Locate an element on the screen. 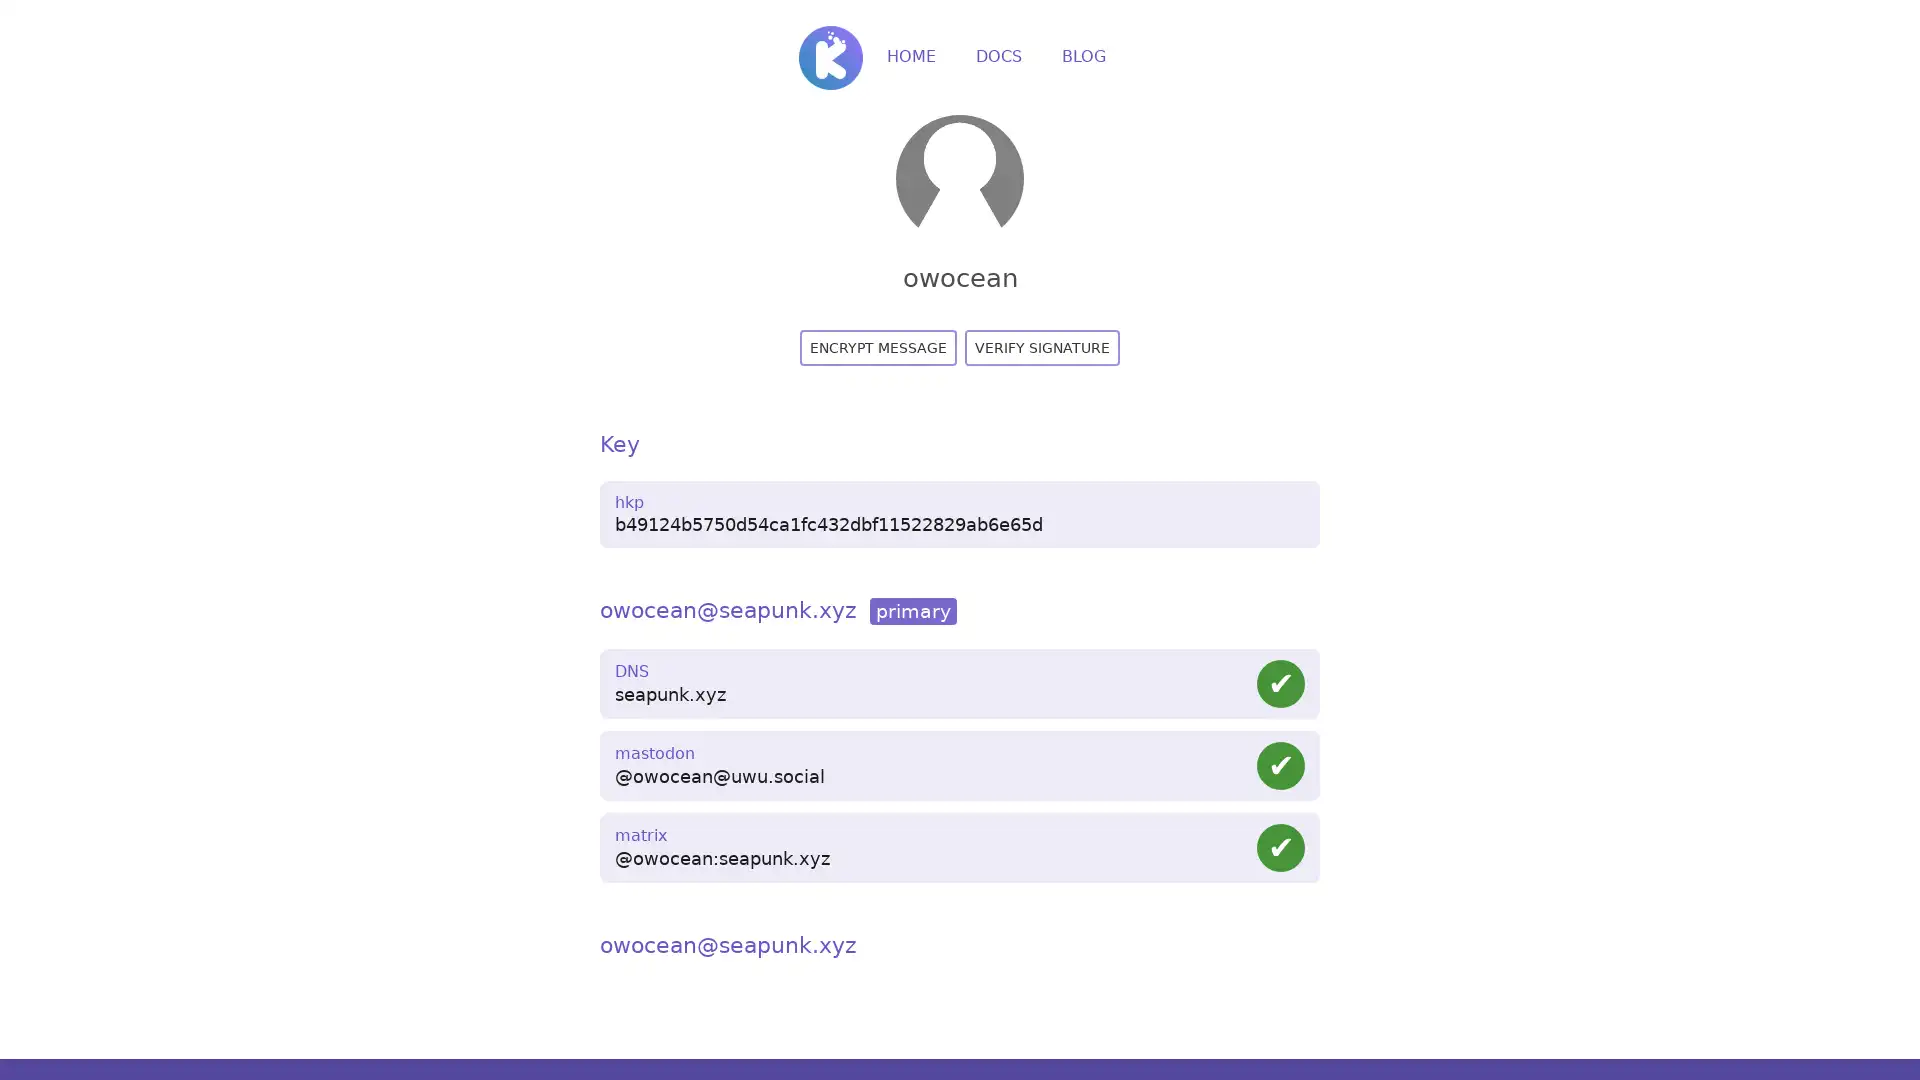 Image resolution: width=1920 pixels, height=1080 pixels. ENCRYPT MESSAGE is located at coordinates (878, 346).